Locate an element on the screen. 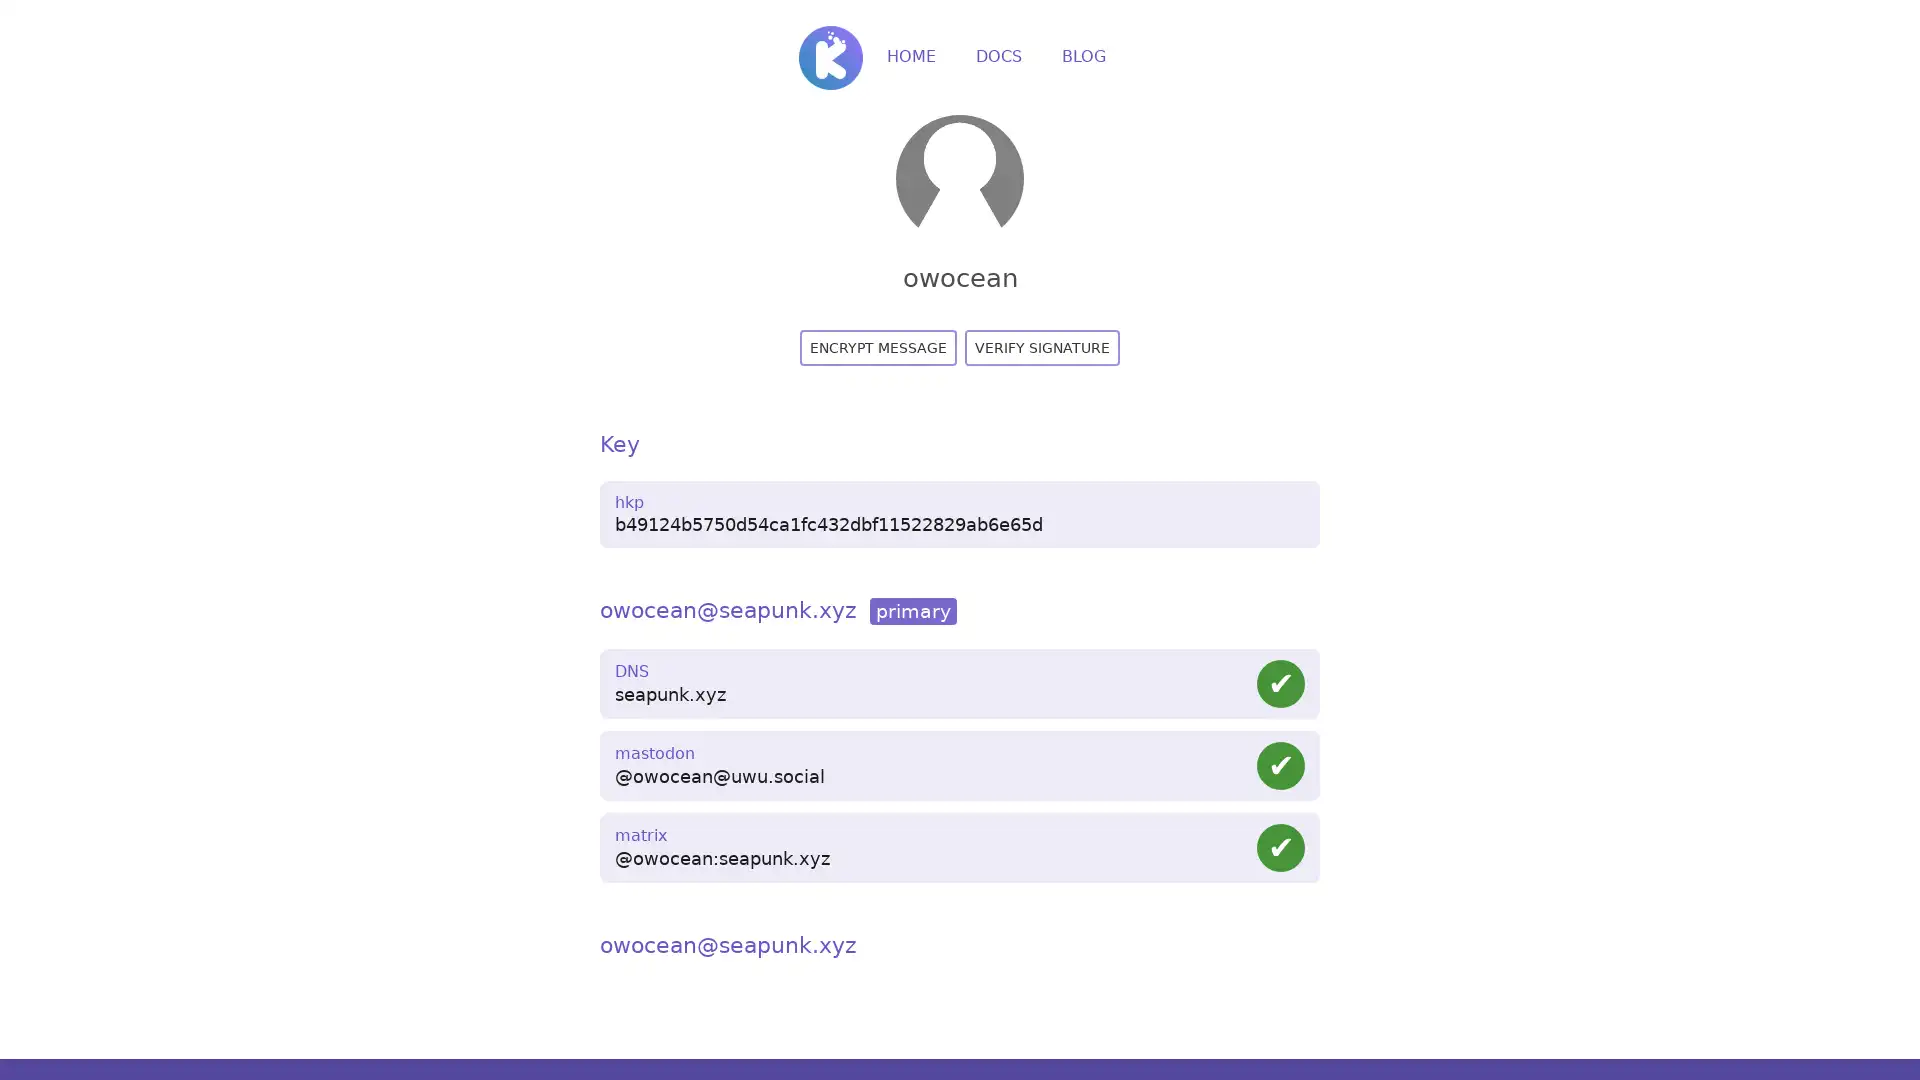 Image resolution: width=1920 pixels, height=1080 pixels. ENCRYPT MESSAGE is located at coordinates (878, 346).